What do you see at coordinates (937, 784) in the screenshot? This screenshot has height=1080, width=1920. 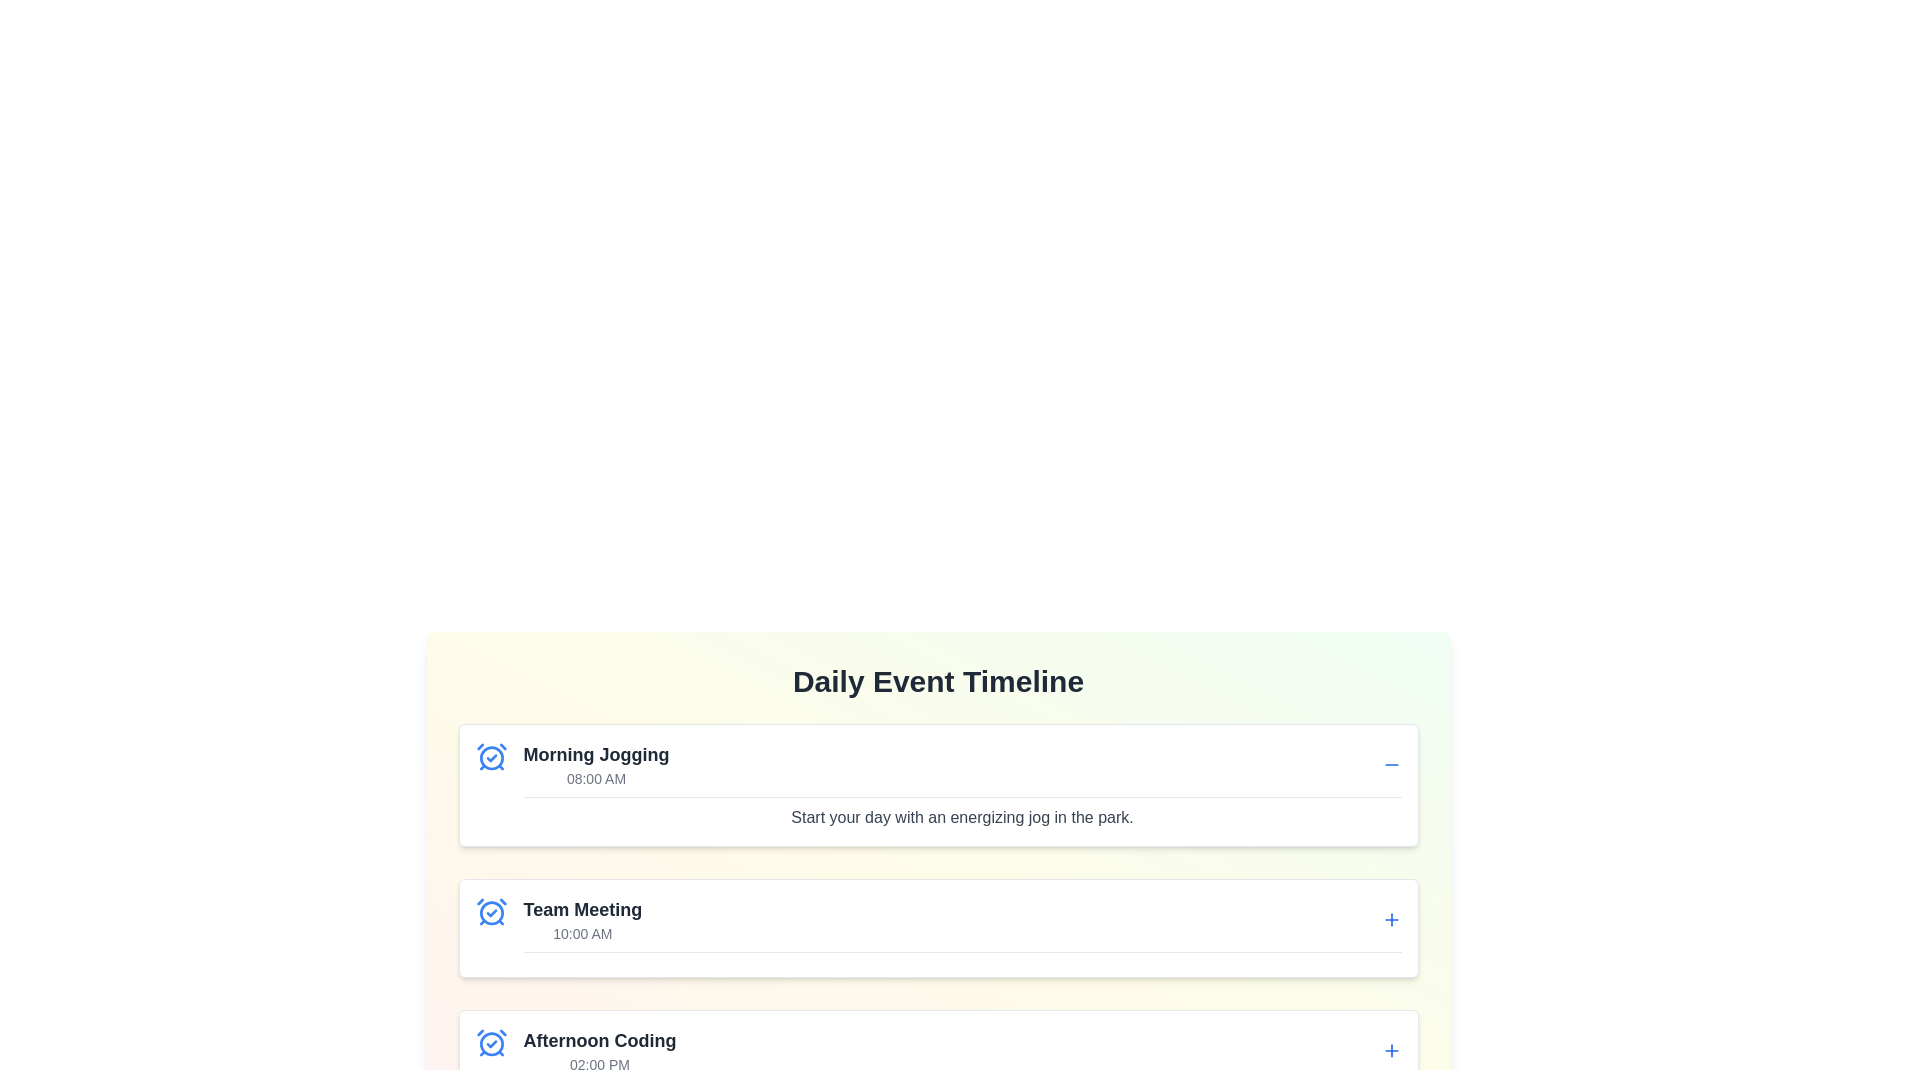 I see `information displayed on the Event Display Card titled 'Morning Jogging', which includes the time '08:00 AM' and the description 'Start your day with an energizing jog in the park.'` at bounding box center [937, 784].